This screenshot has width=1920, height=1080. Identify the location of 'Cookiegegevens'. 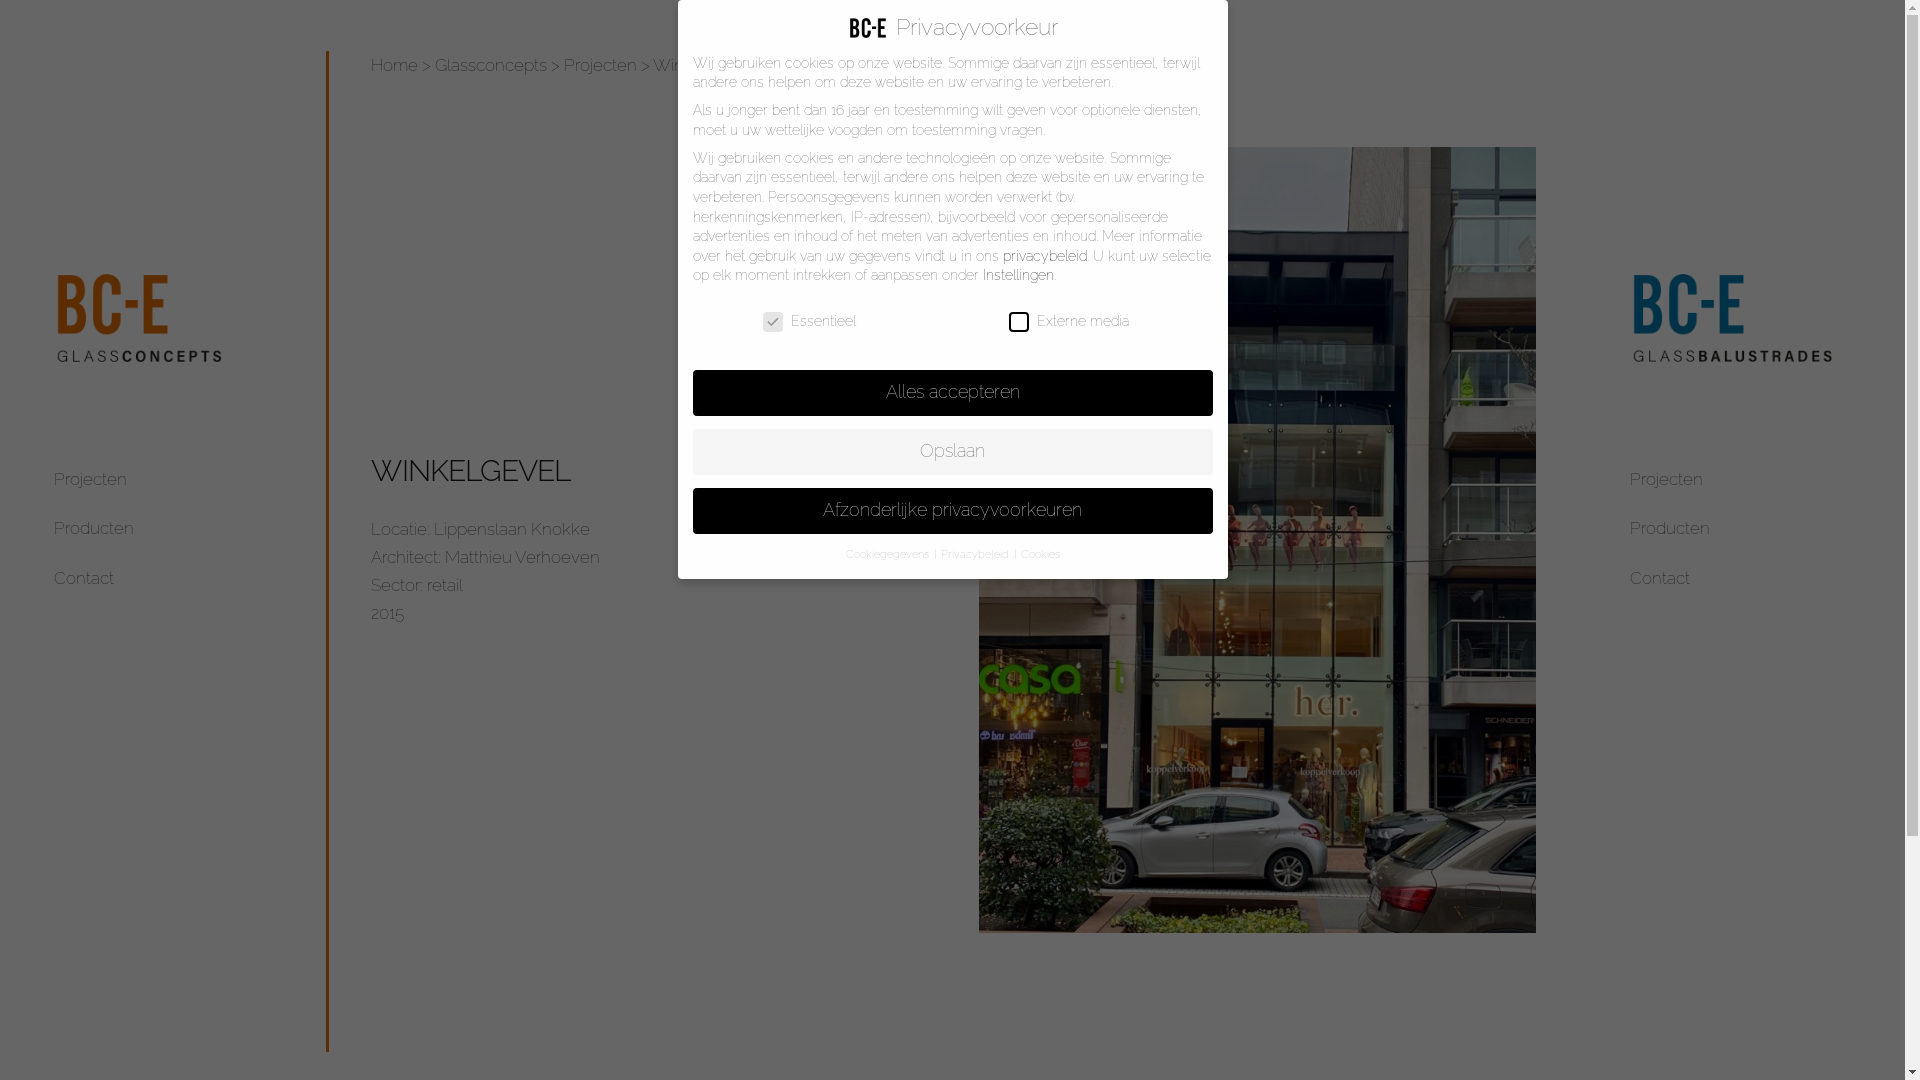
(887, 554).